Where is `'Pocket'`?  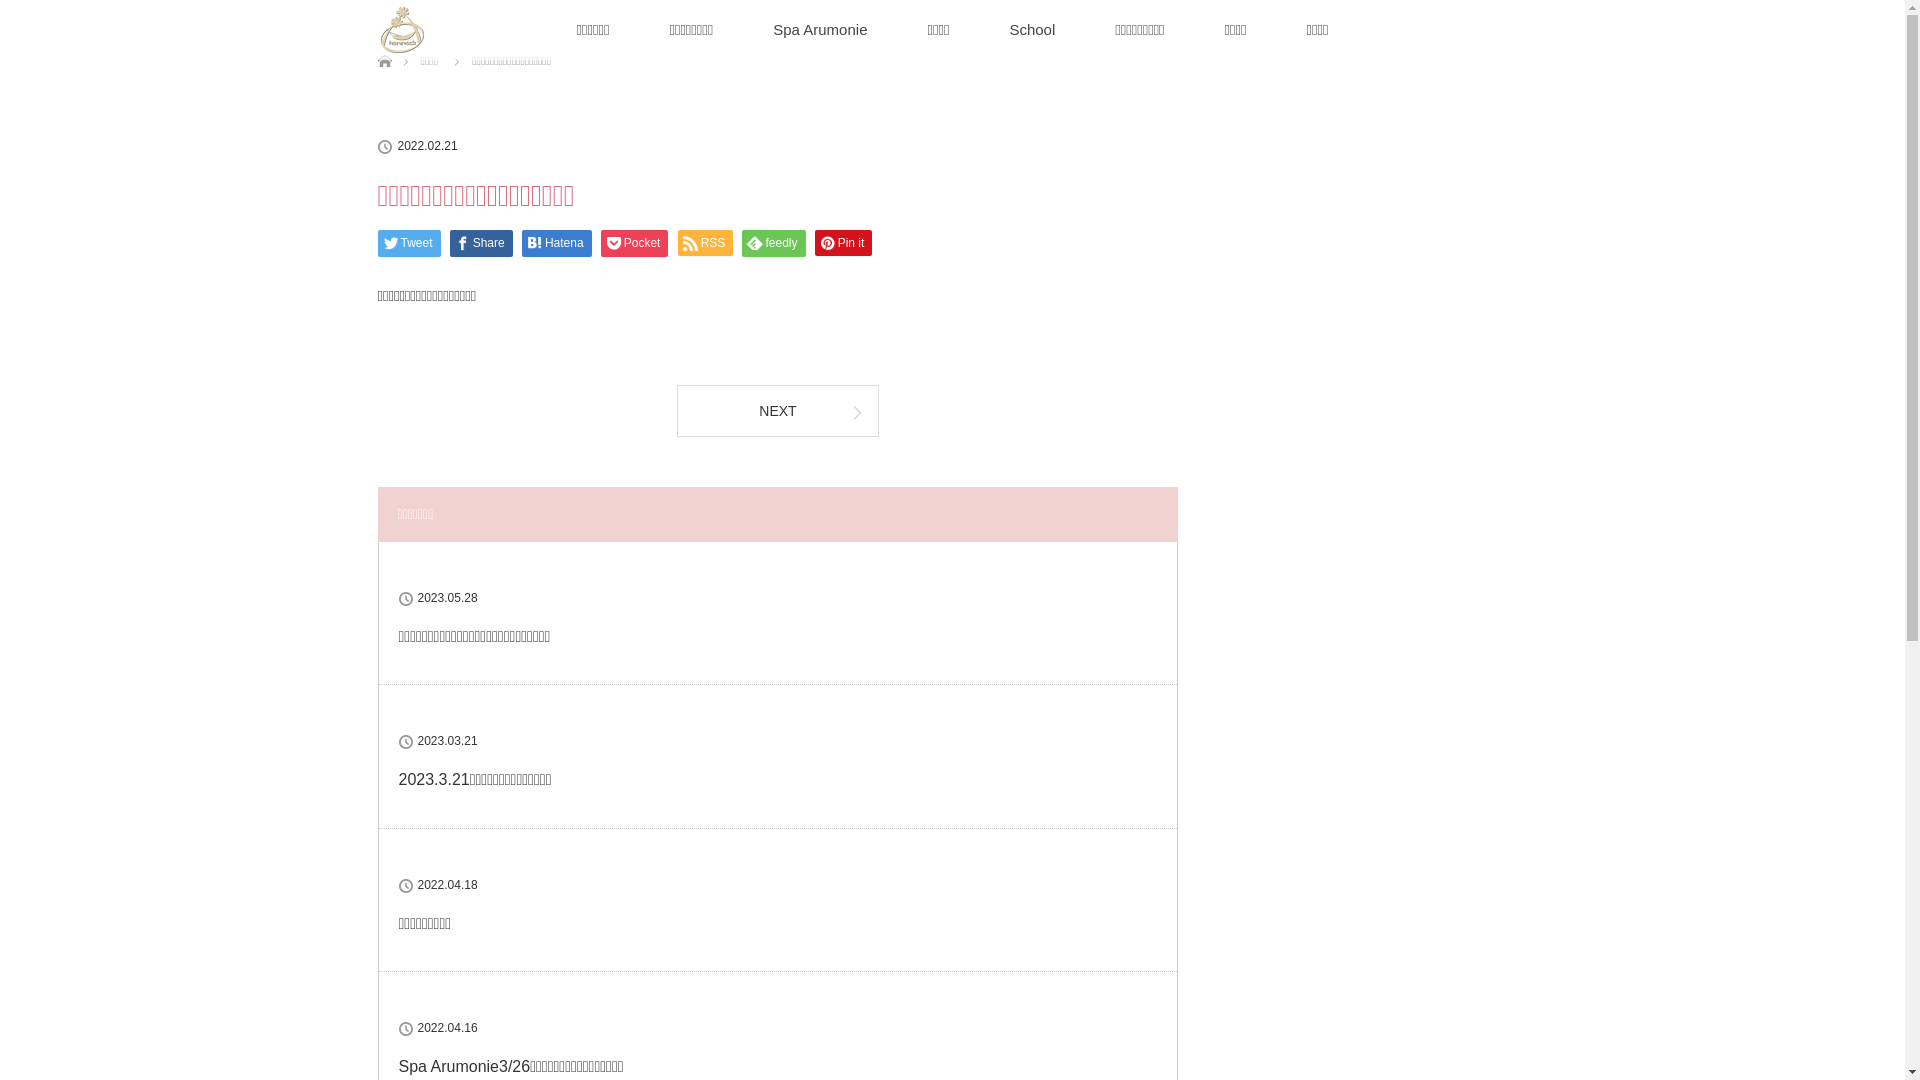 'Pocket' is located at coordinates (633, 242).